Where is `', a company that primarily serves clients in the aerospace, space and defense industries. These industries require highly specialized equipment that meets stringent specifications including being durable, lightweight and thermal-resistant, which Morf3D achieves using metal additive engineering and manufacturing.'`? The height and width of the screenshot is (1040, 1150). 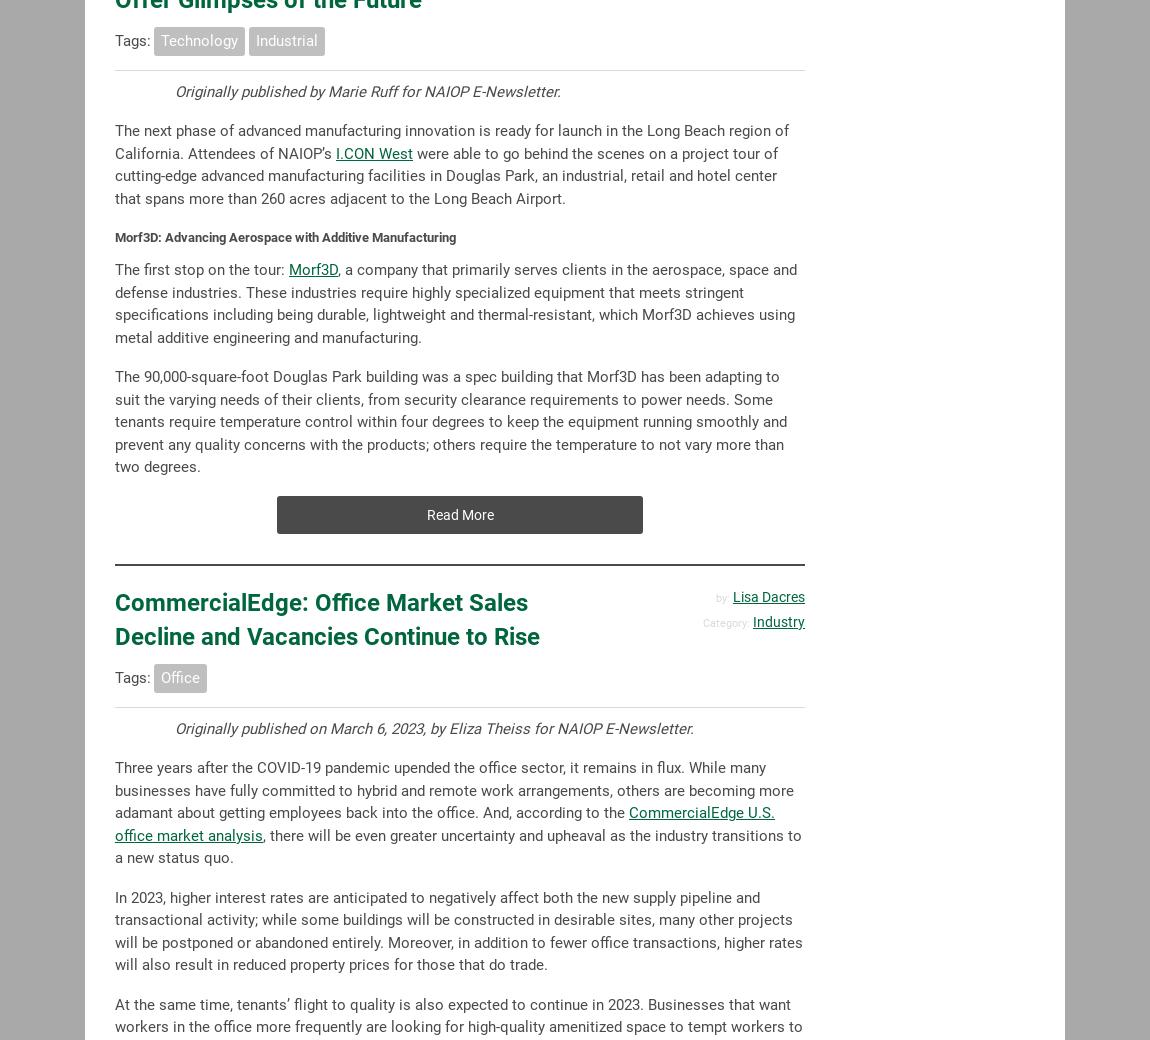 ', a company that primarily serves clients in the aerospace, space and defense industries. These industries require highly specialized equipment that meets stringent specifications including being durable, lightweight and thermal-resistant, which Morf3D achieves using metal additive engineering and manufacturing.' is located at coordinates (114, 302).